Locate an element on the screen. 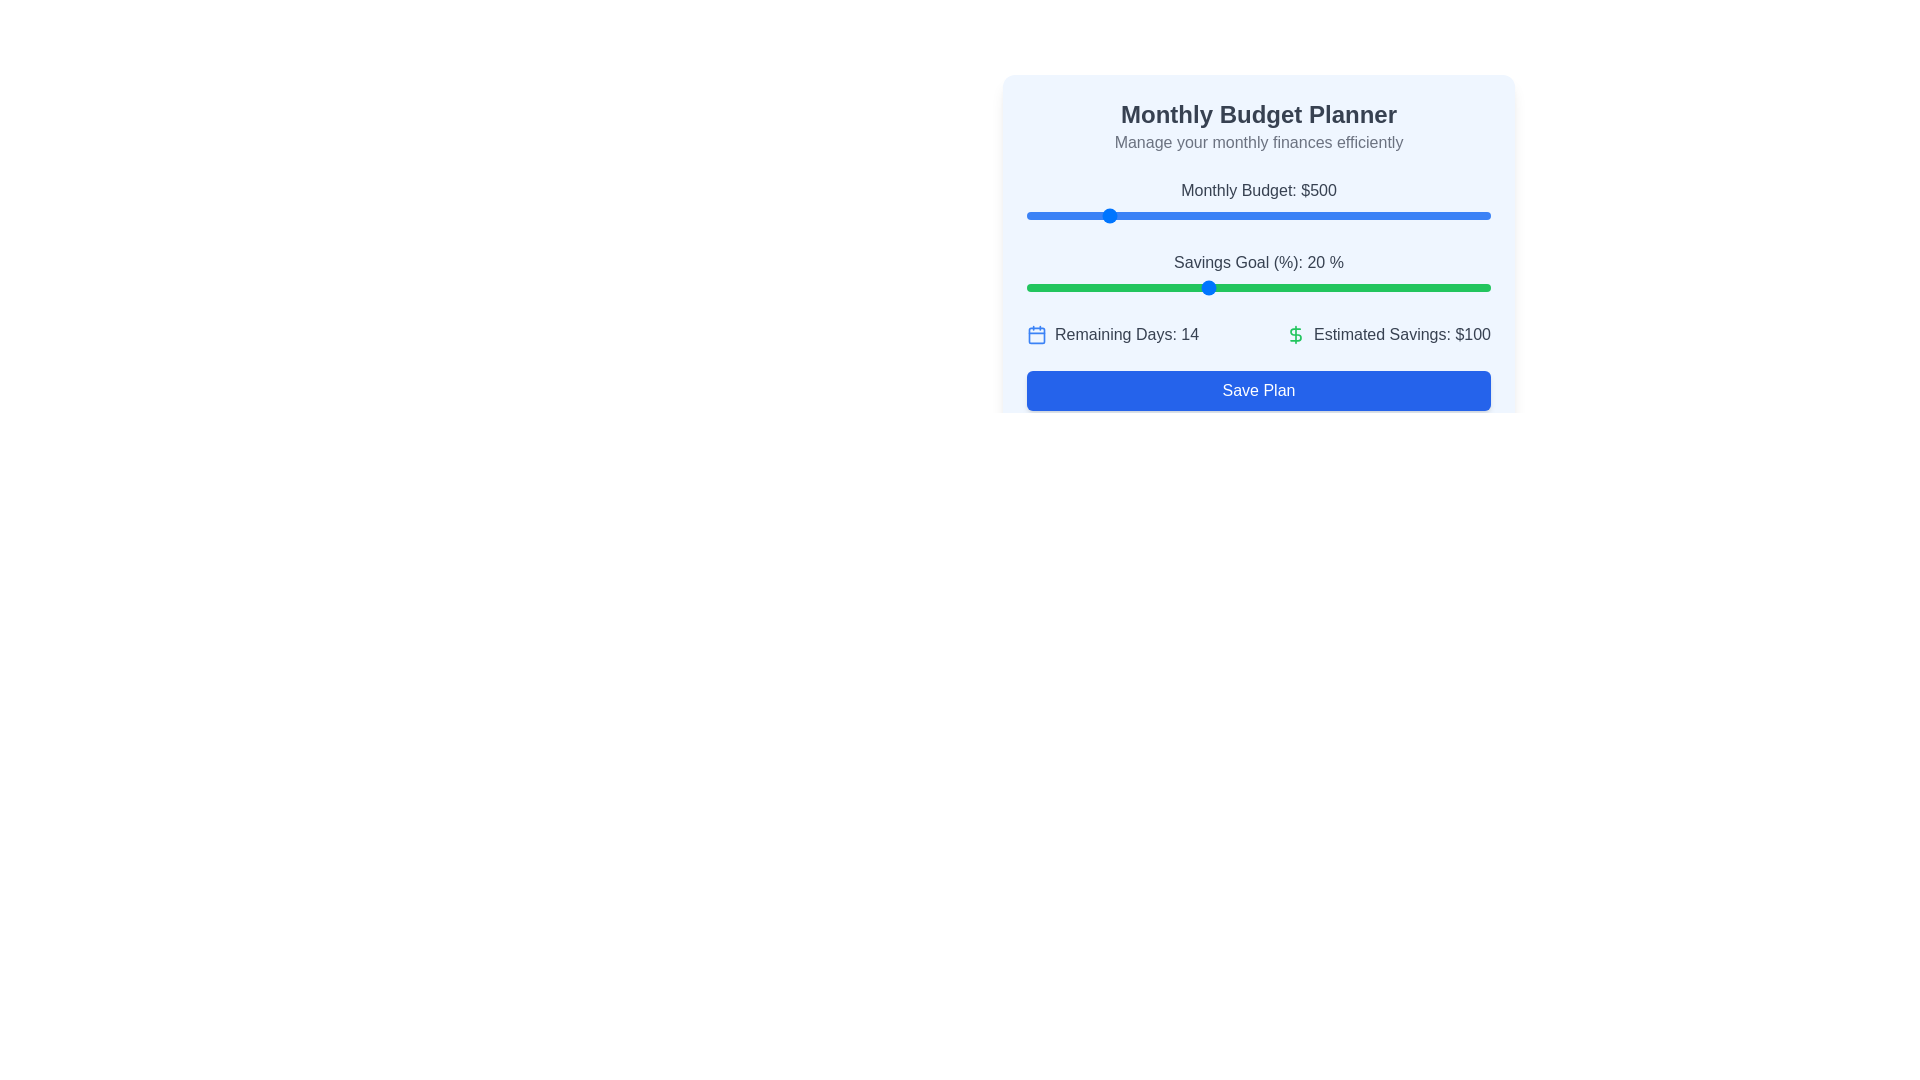  the budget is located at coordinates (1423, 216).